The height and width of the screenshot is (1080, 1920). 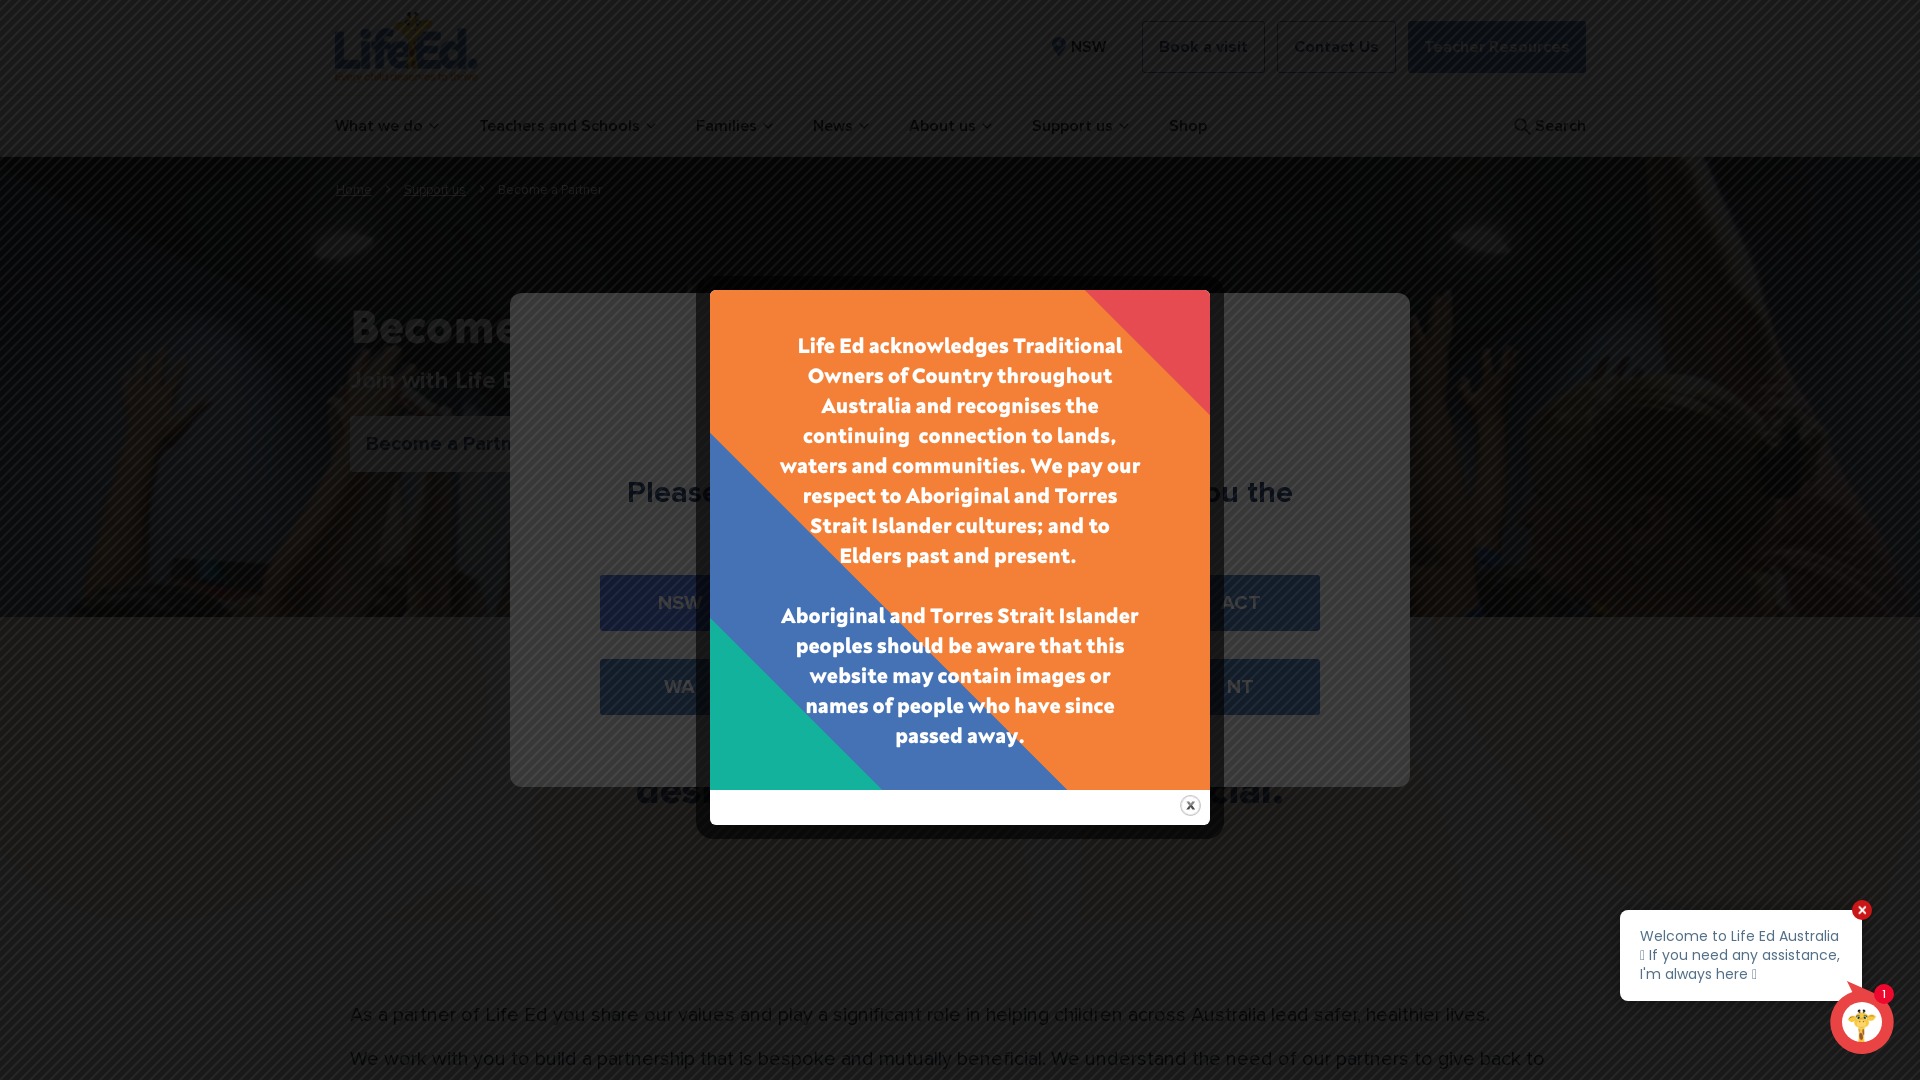 I want to click on 'WA', so click(x=679, y=685).